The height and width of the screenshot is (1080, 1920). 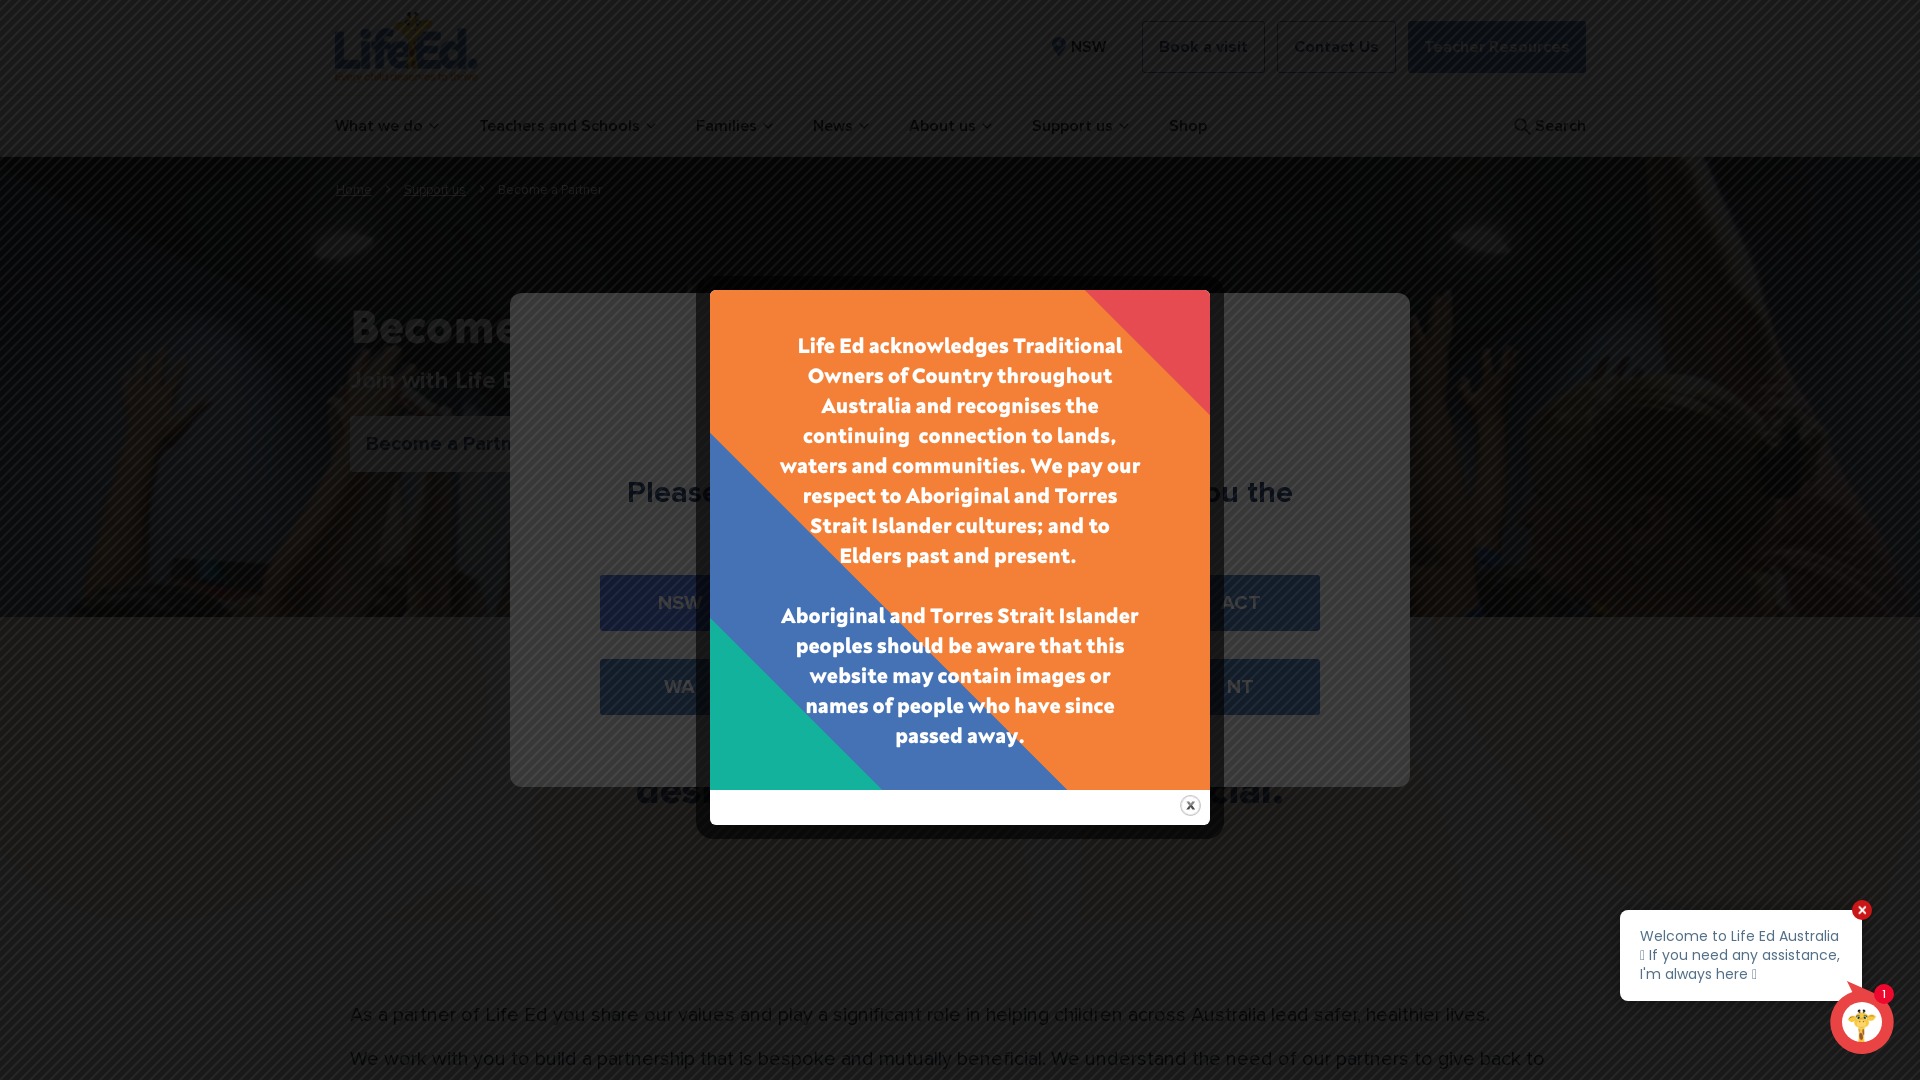 I want to click on 'WA', so click(x=679, y=685).